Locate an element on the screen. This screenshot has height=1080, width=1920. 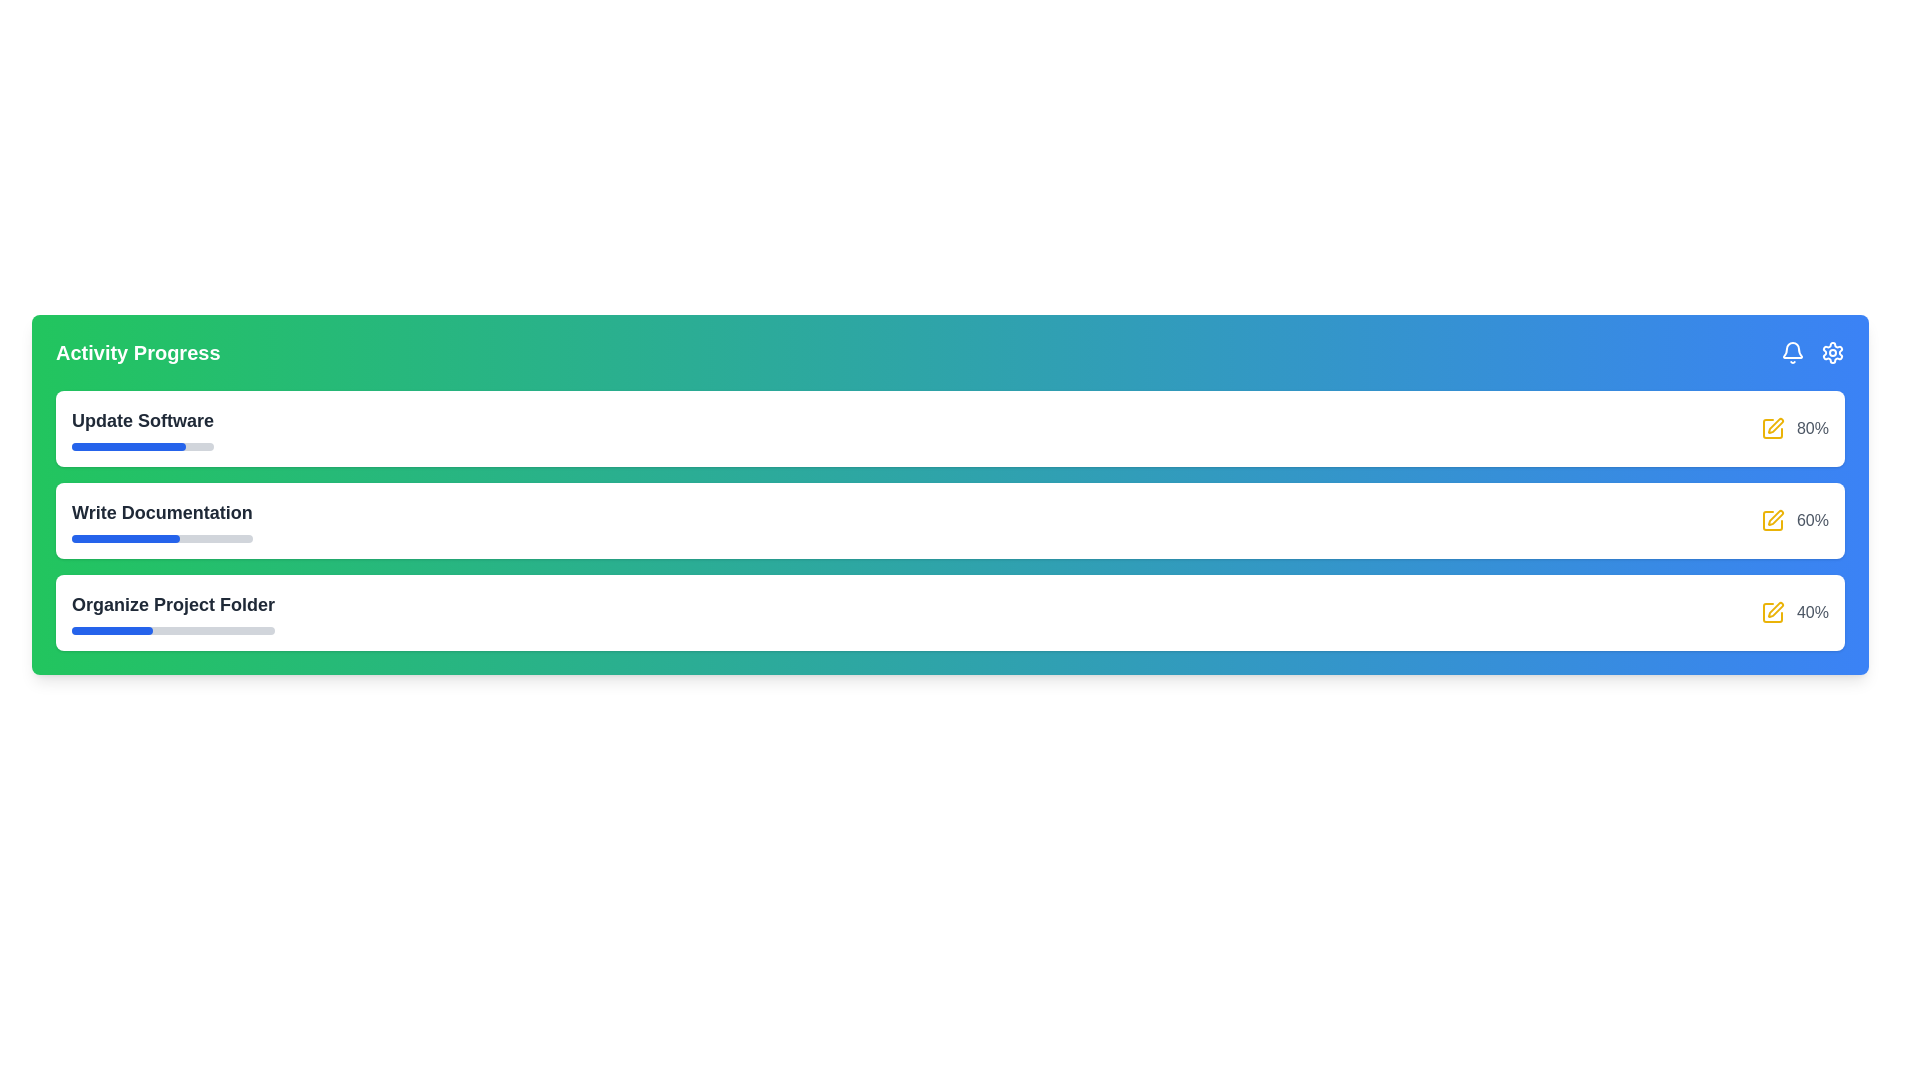
the progress bar below the 'Update Software' label, which features a light gray background with a blue filled segment occupying 80% of its width is located at coordinates (142, 446).